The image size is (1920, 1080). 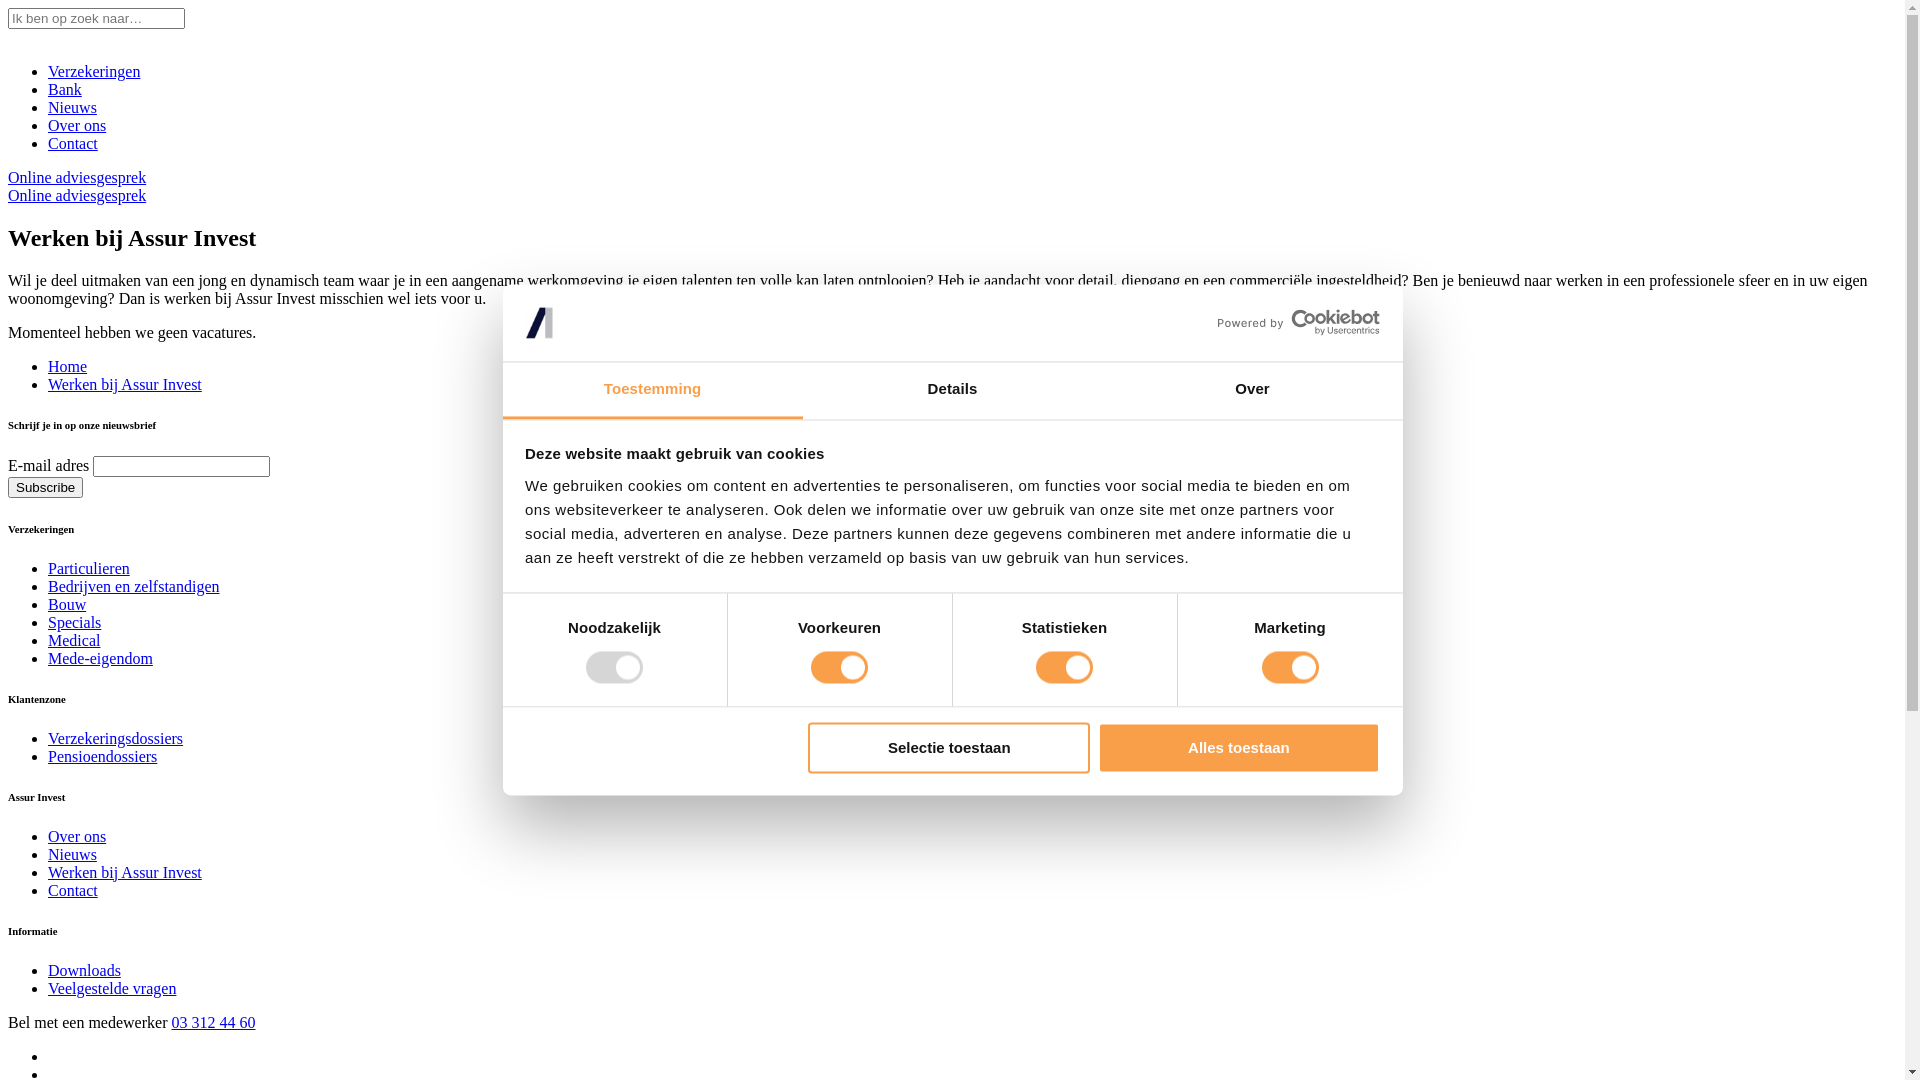 I want to click on 'Verzekeringsdossiers', so click(x=114, y=738).